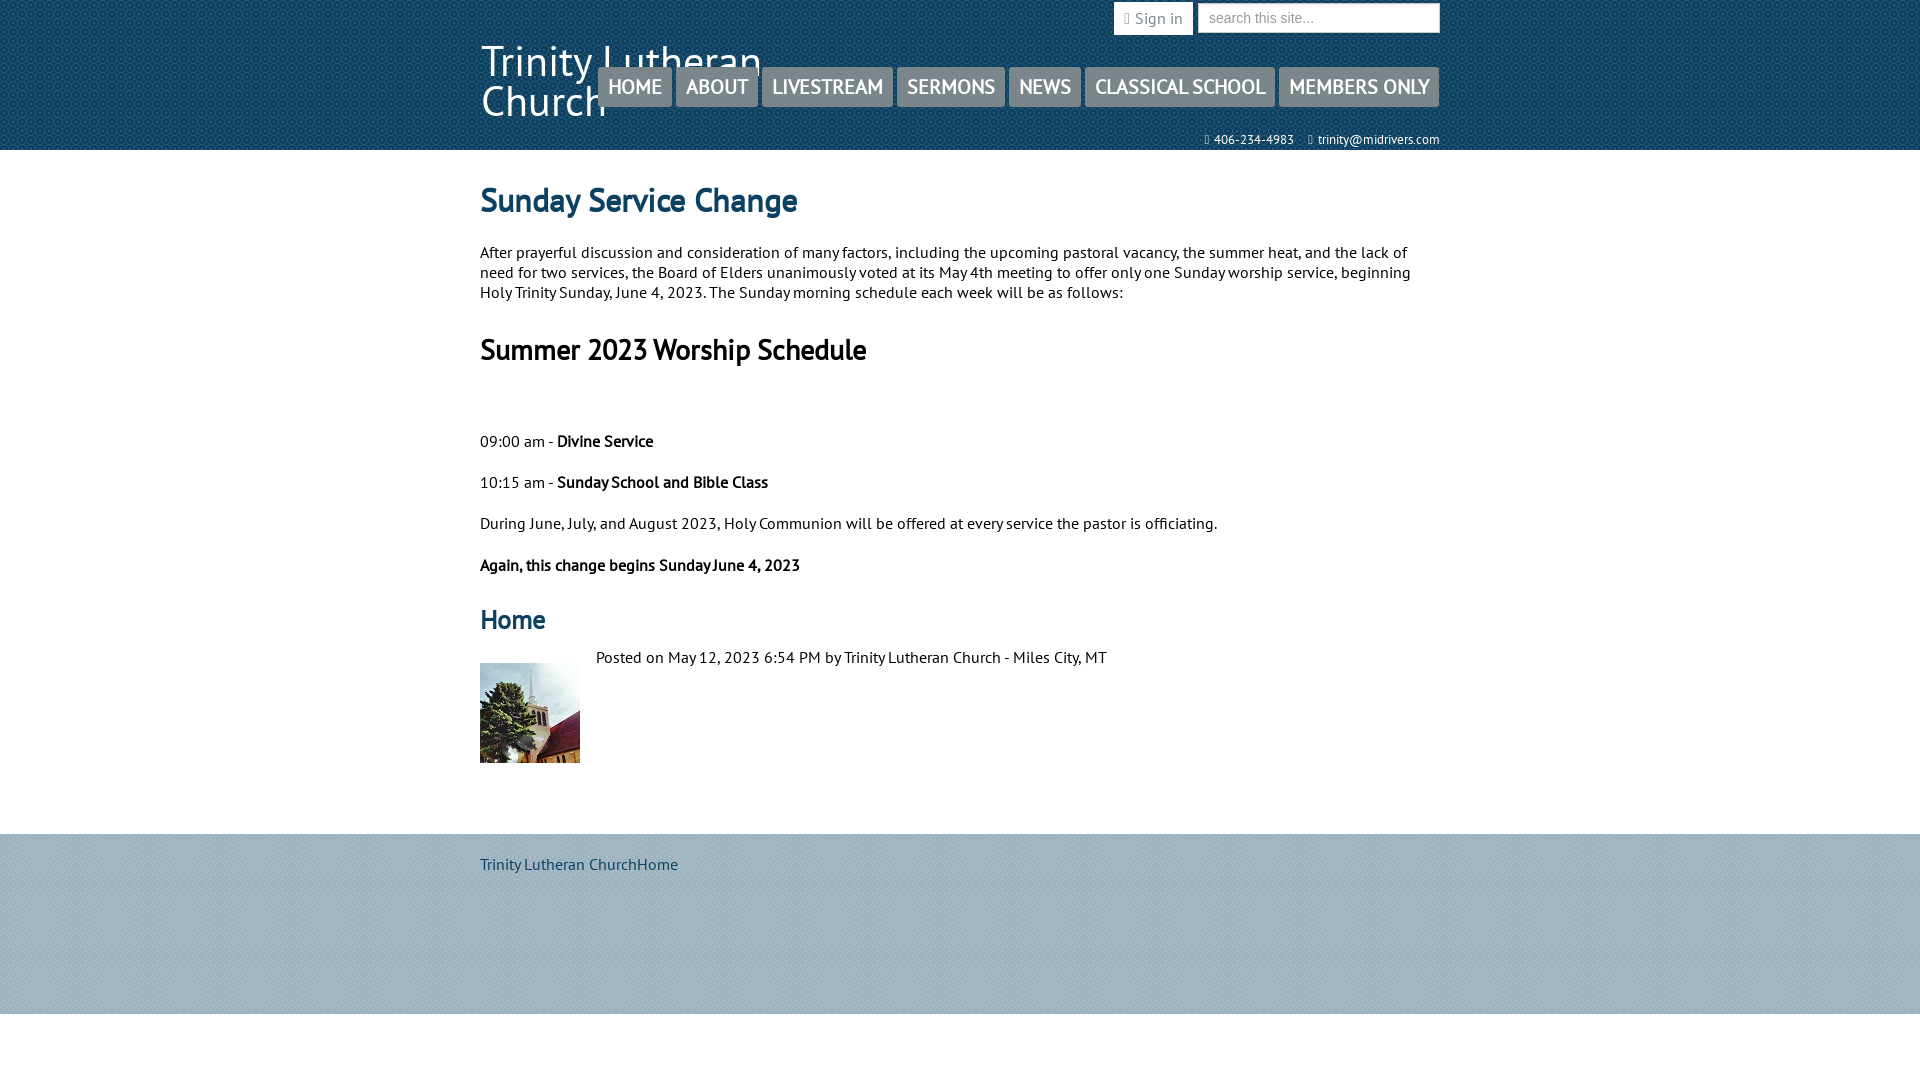  What do you see at coordinates (633, 86) in the screenshot?
I see `'HOME'` at bounding box center [633, 86].